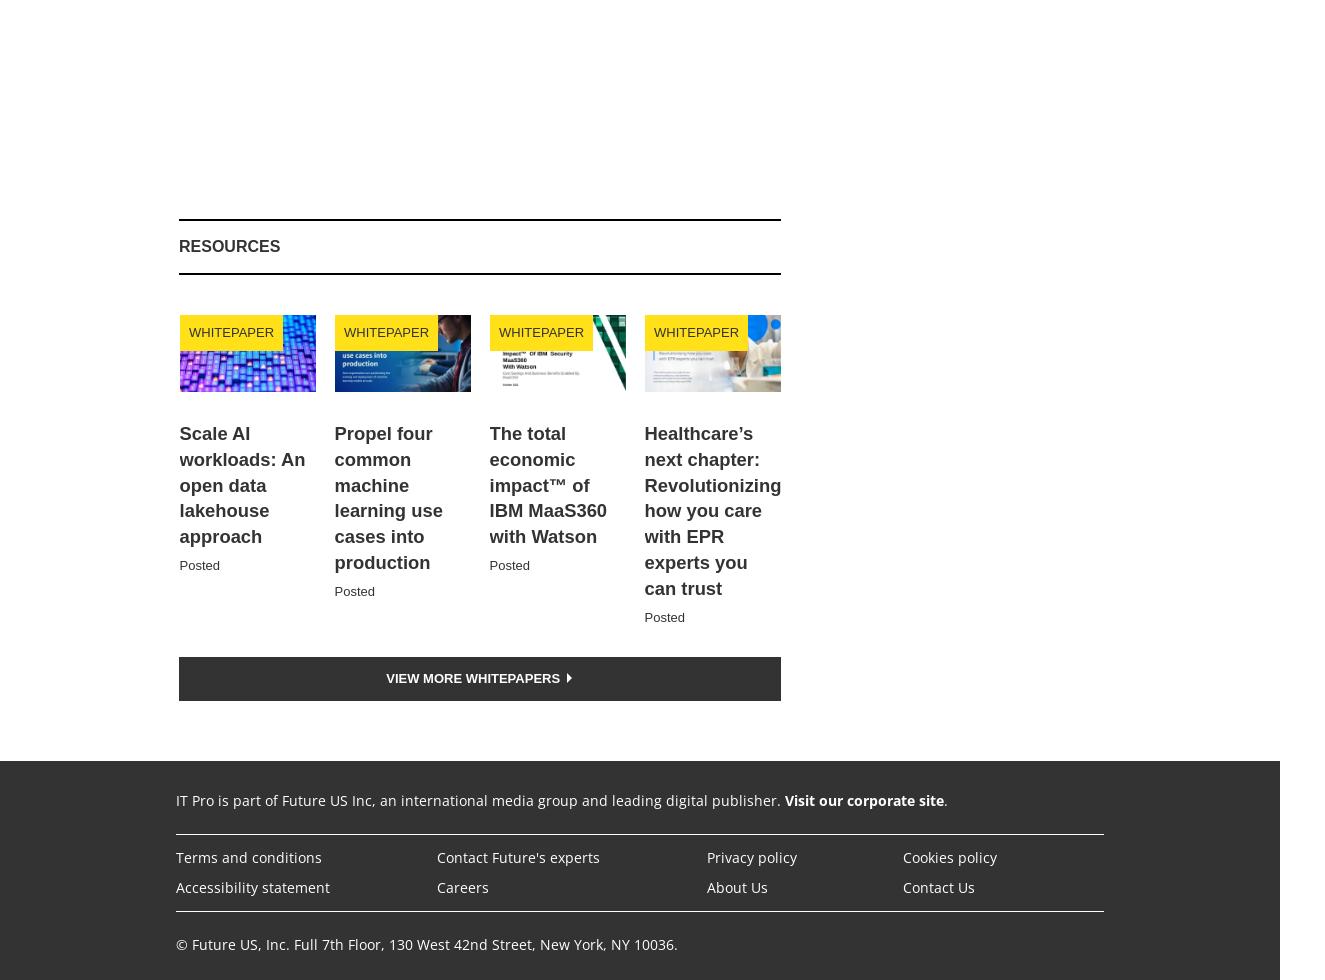  Describe the element at coordinates (938, 886) in the screenshot. I see `'Contact Us'` at that location.